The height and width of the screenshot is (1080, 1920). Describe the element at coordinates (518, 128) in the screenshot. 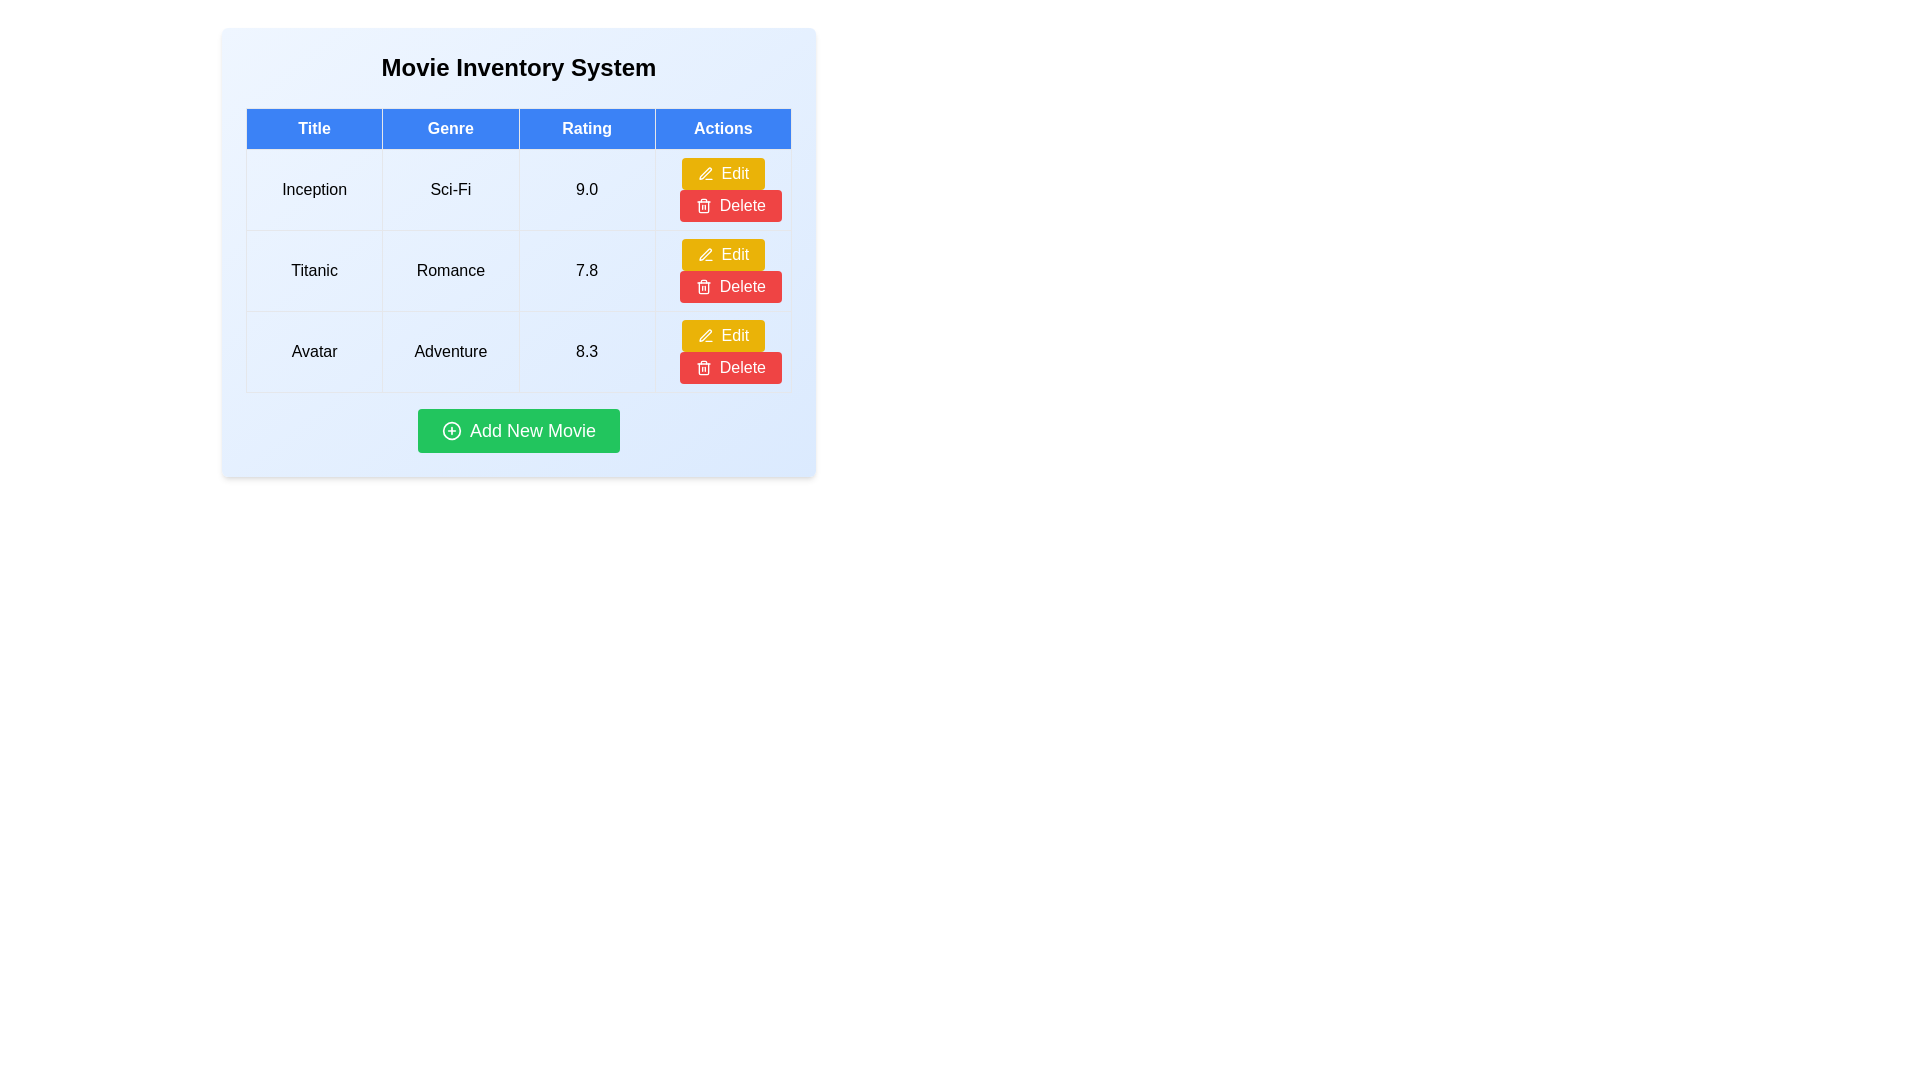

I see `the Table Header Row that indicates the titles of the columns for the movie data table` at that location.